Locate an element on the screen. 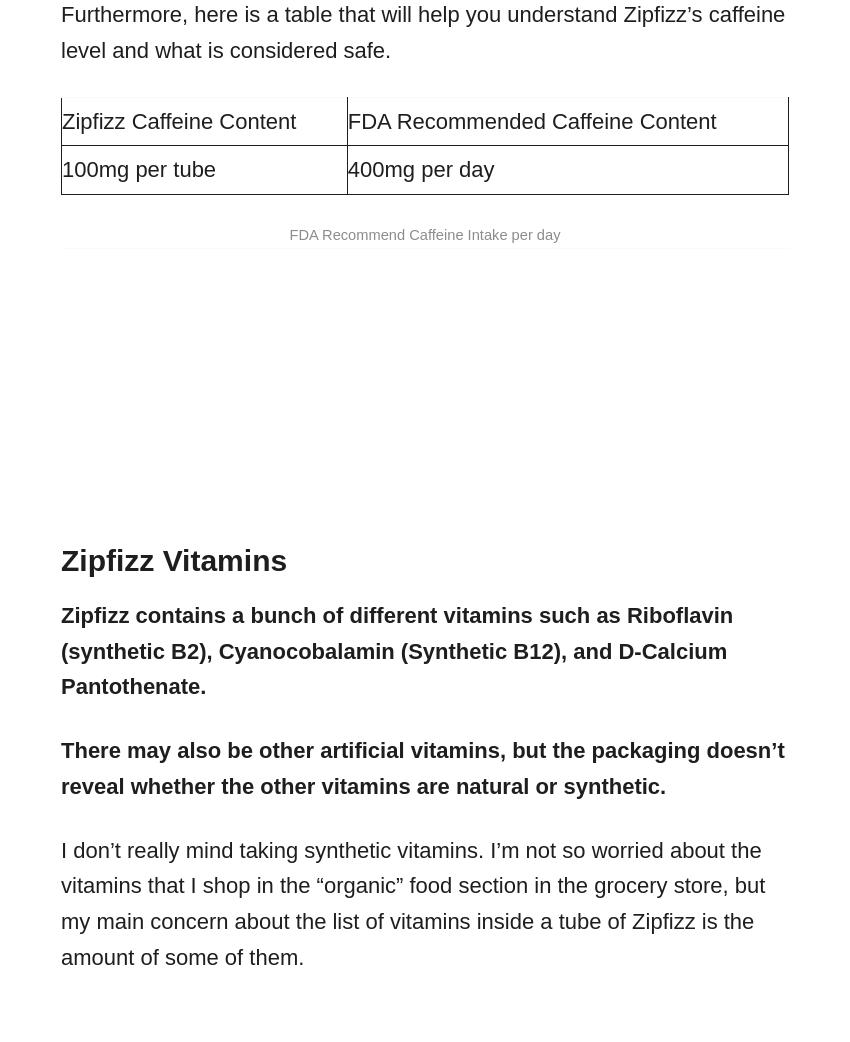 This screenshot has height=1042, width=850. 'Zipfizz Caffeine Content' is located at coordinates (178, 120).